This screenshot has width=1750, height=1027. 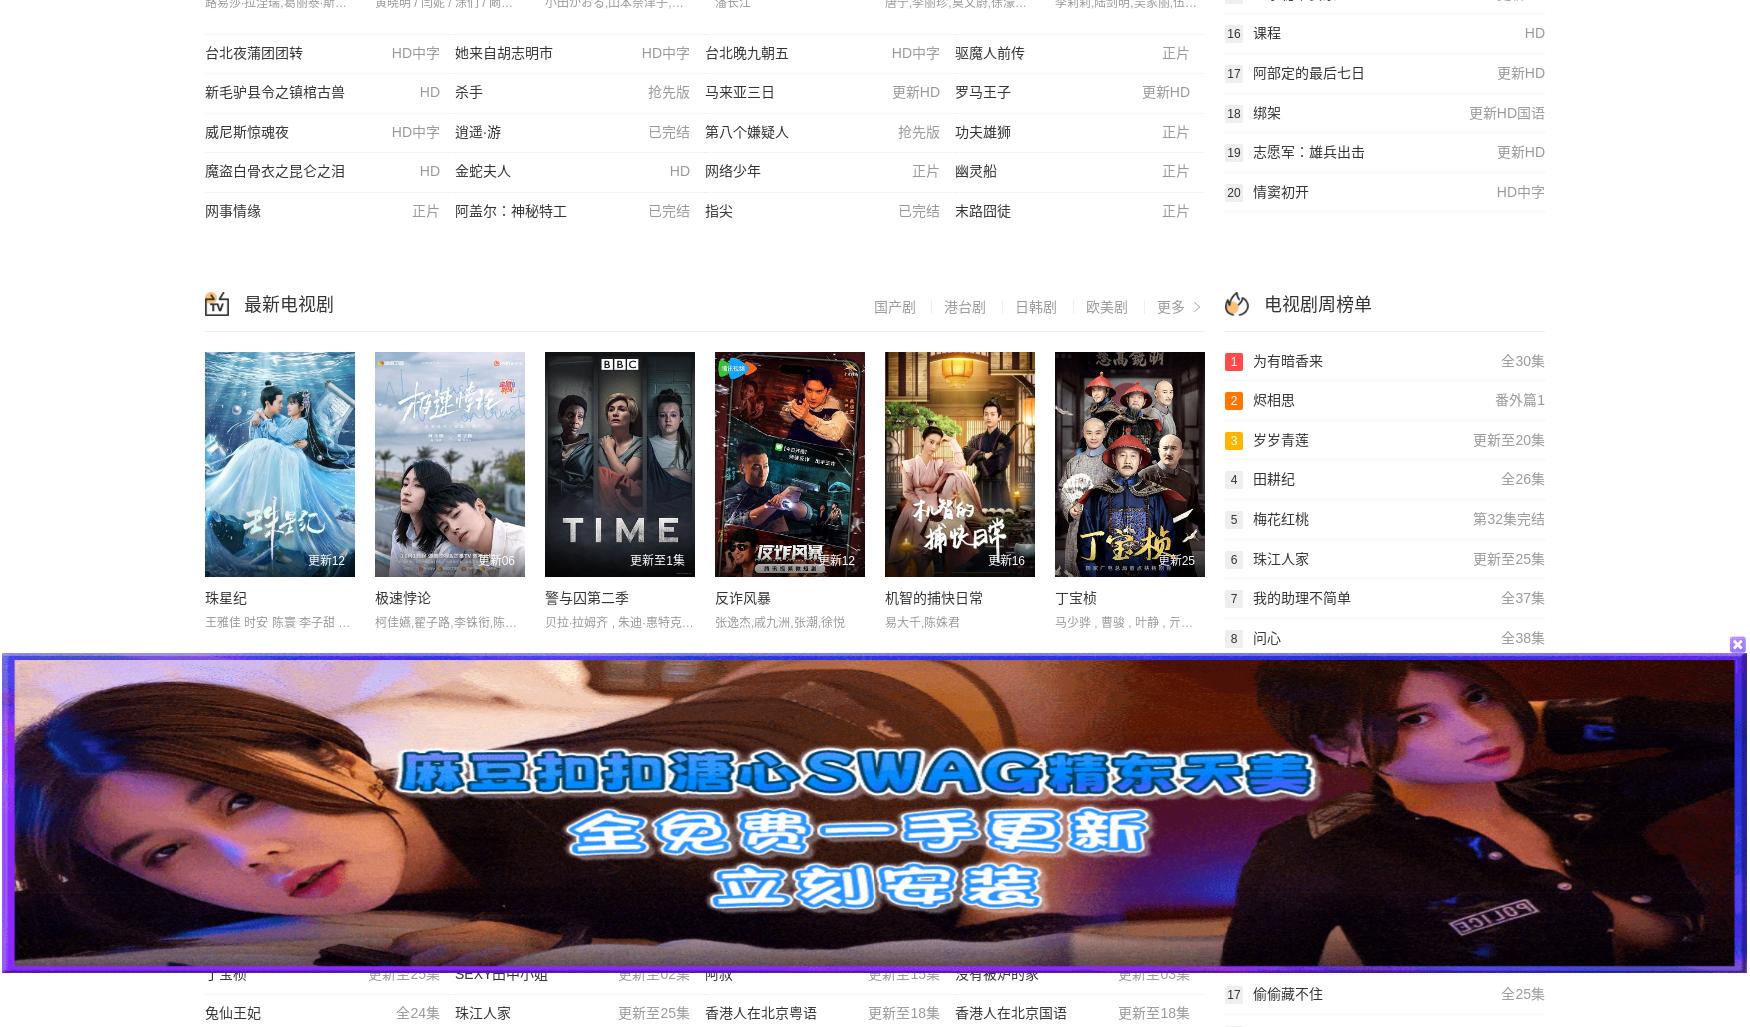 What do you see at coordinates (1054, 621) in the screenshot?
I see `'马少骅 , 曹骏 , 叶静 , 亓航 , 刘芷含 , 张艺 , 张博涵 , 梁霆炜'` at bounding box center [1054, 621].